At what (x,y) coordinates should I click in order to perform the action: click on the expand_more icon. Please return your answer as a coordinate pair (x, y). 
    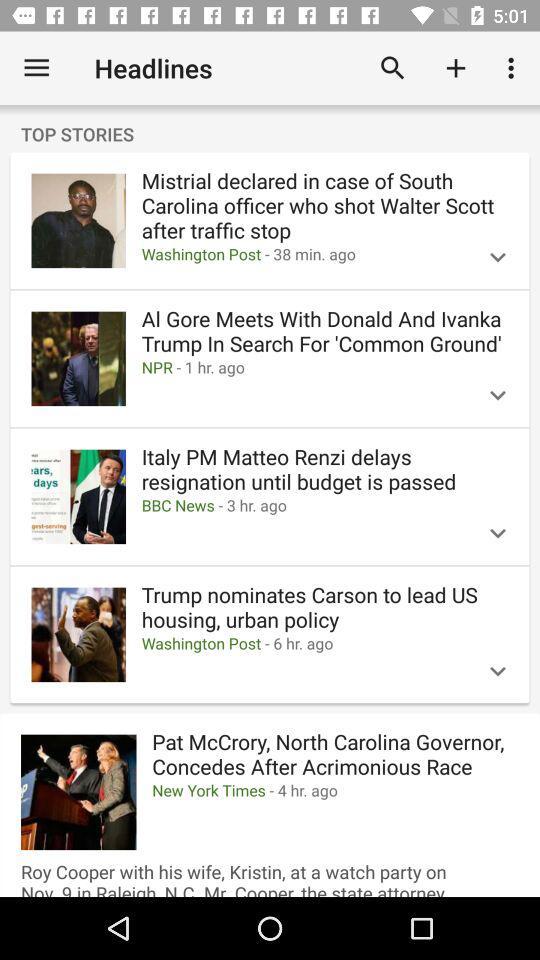
    Looking at the image, I should click on (496, 394).